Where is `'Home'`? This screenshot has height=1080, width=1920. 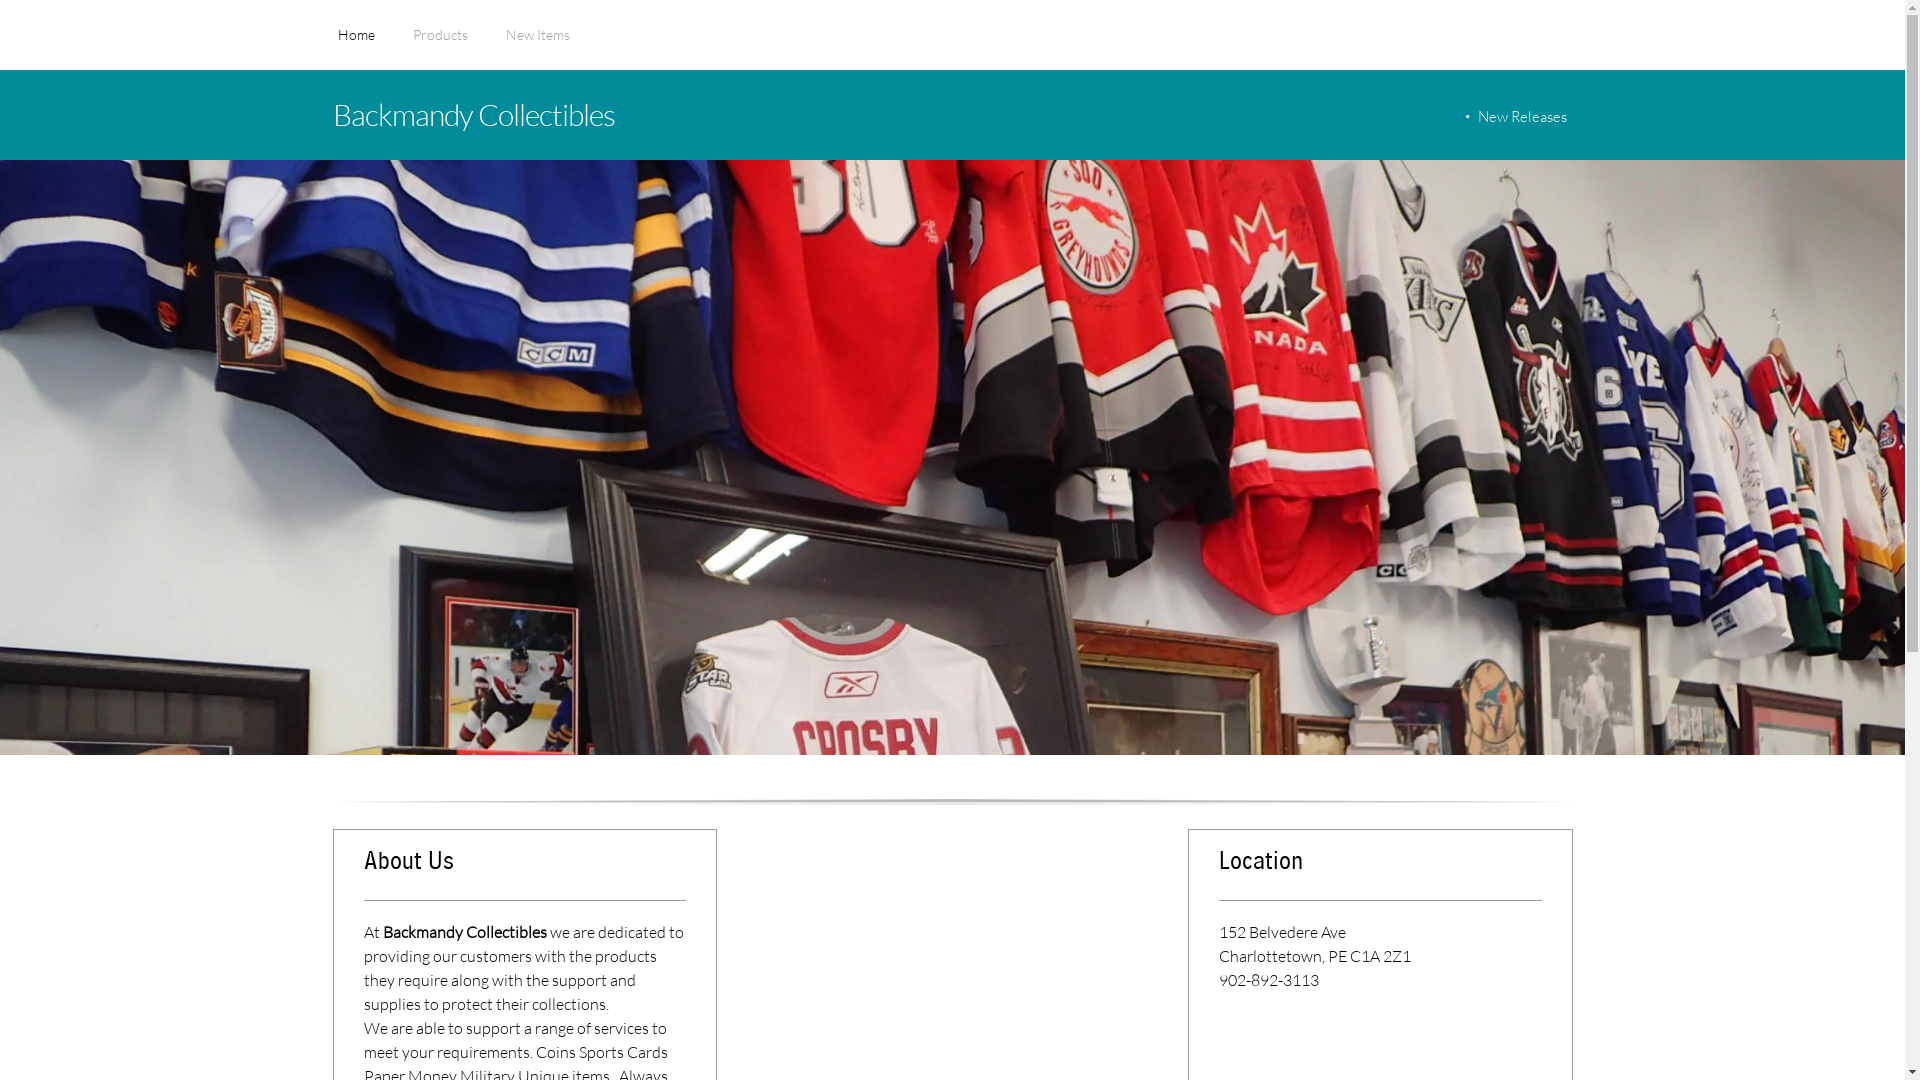 'Home' is located at coordinates (356, 45).